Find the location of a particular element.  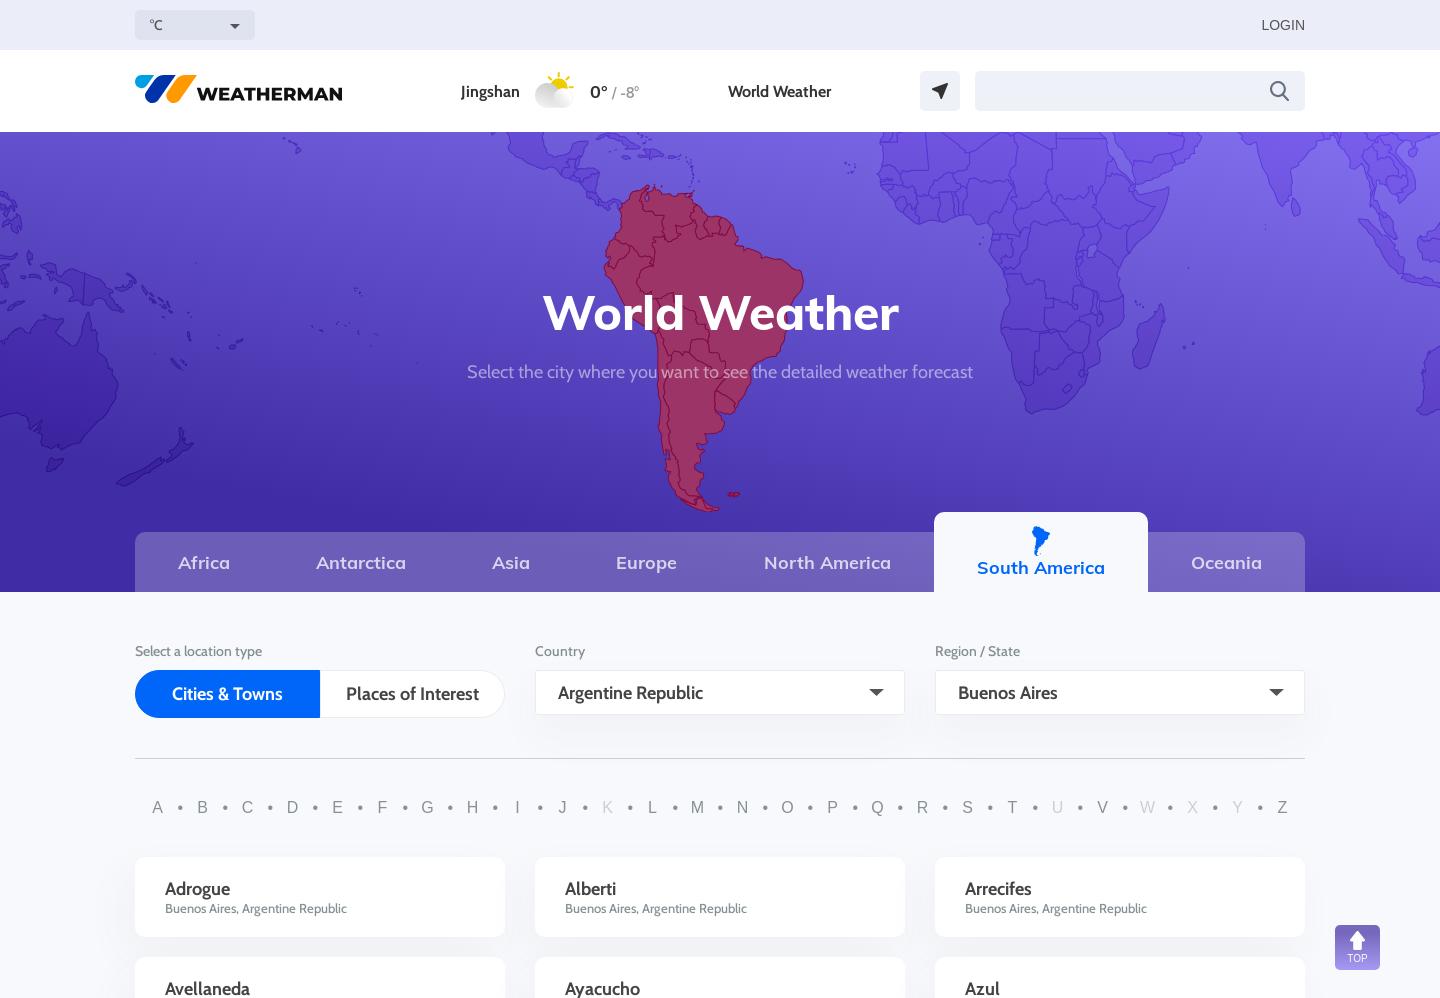

'J' is located at coordinates (558, 807).